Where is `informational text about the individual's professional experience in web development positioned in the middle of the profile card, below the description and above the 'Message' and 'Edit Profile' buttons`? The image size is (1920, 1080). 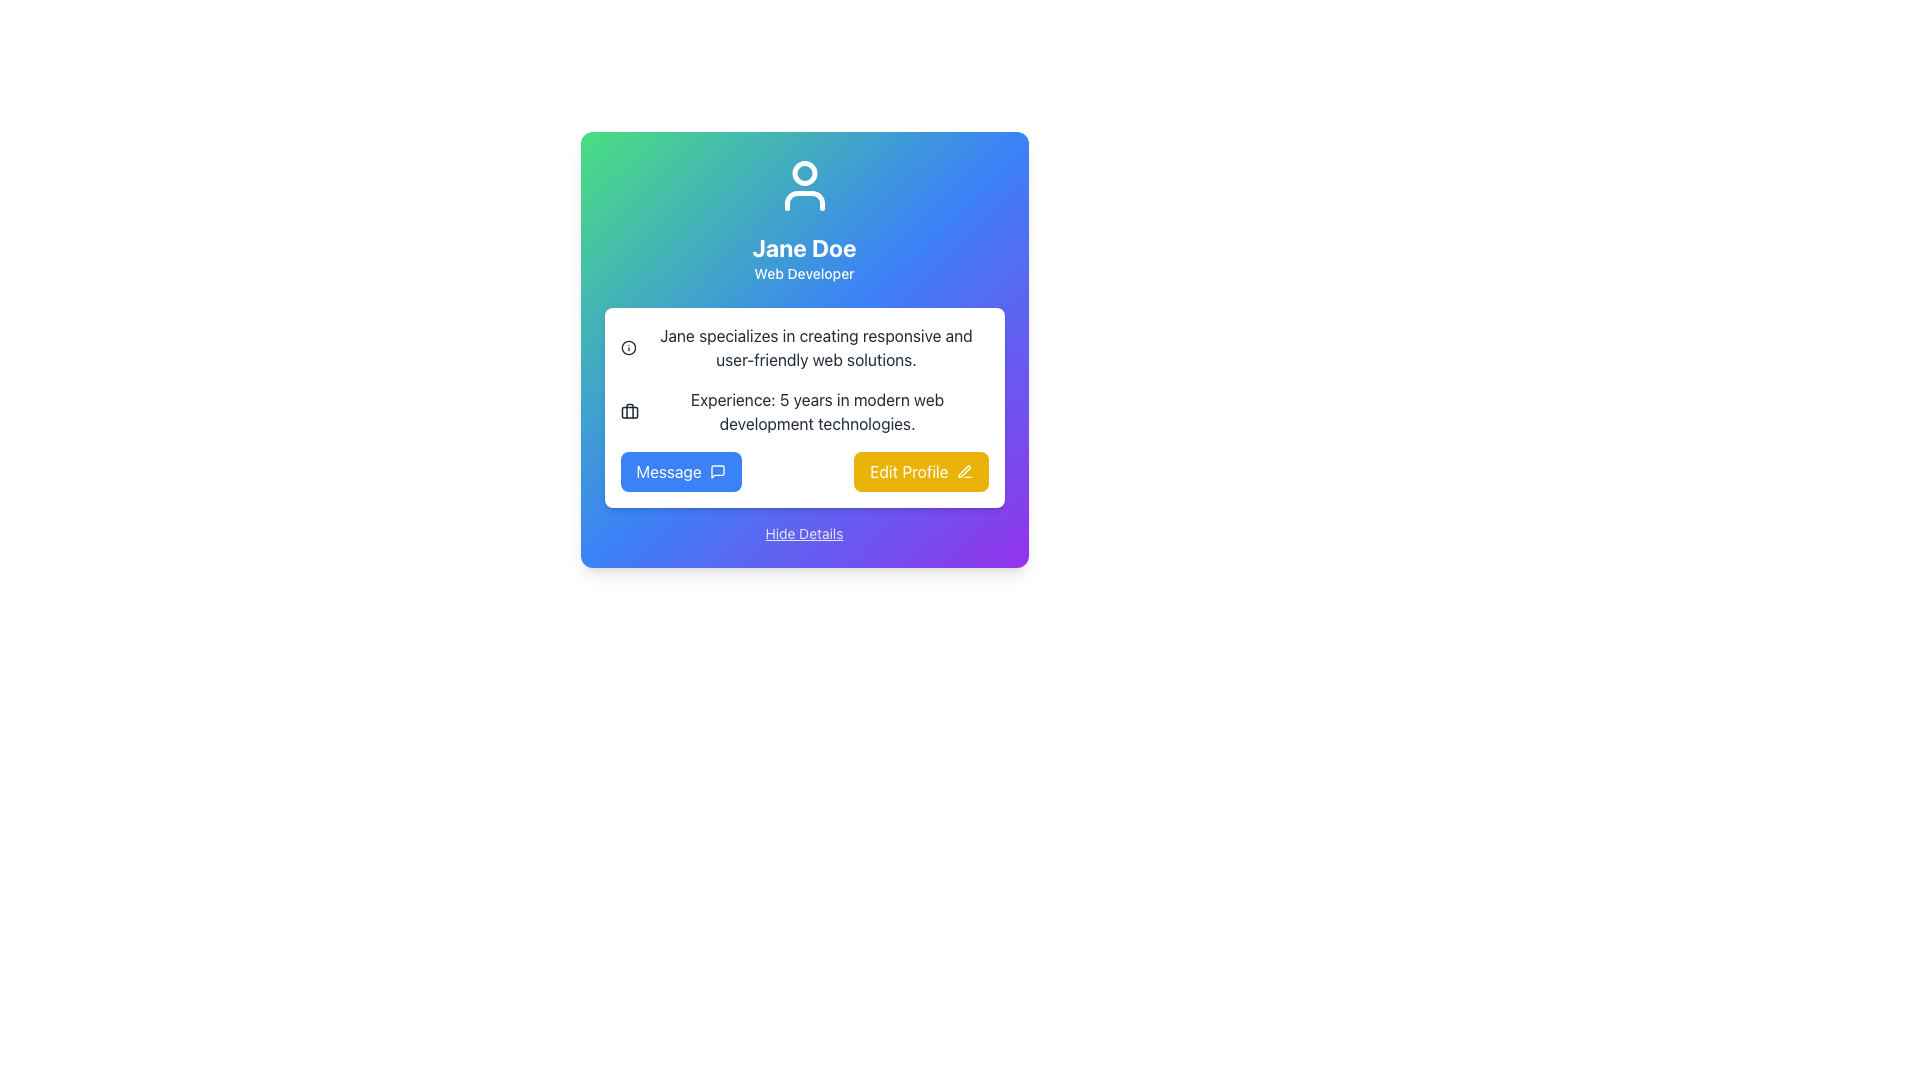
informational text about the individual's professional experience in web development positioned in the middle of the profile card, below the description and above the 'Message' and 'Edit Profile' buttons is located at coordinates (804, 411).